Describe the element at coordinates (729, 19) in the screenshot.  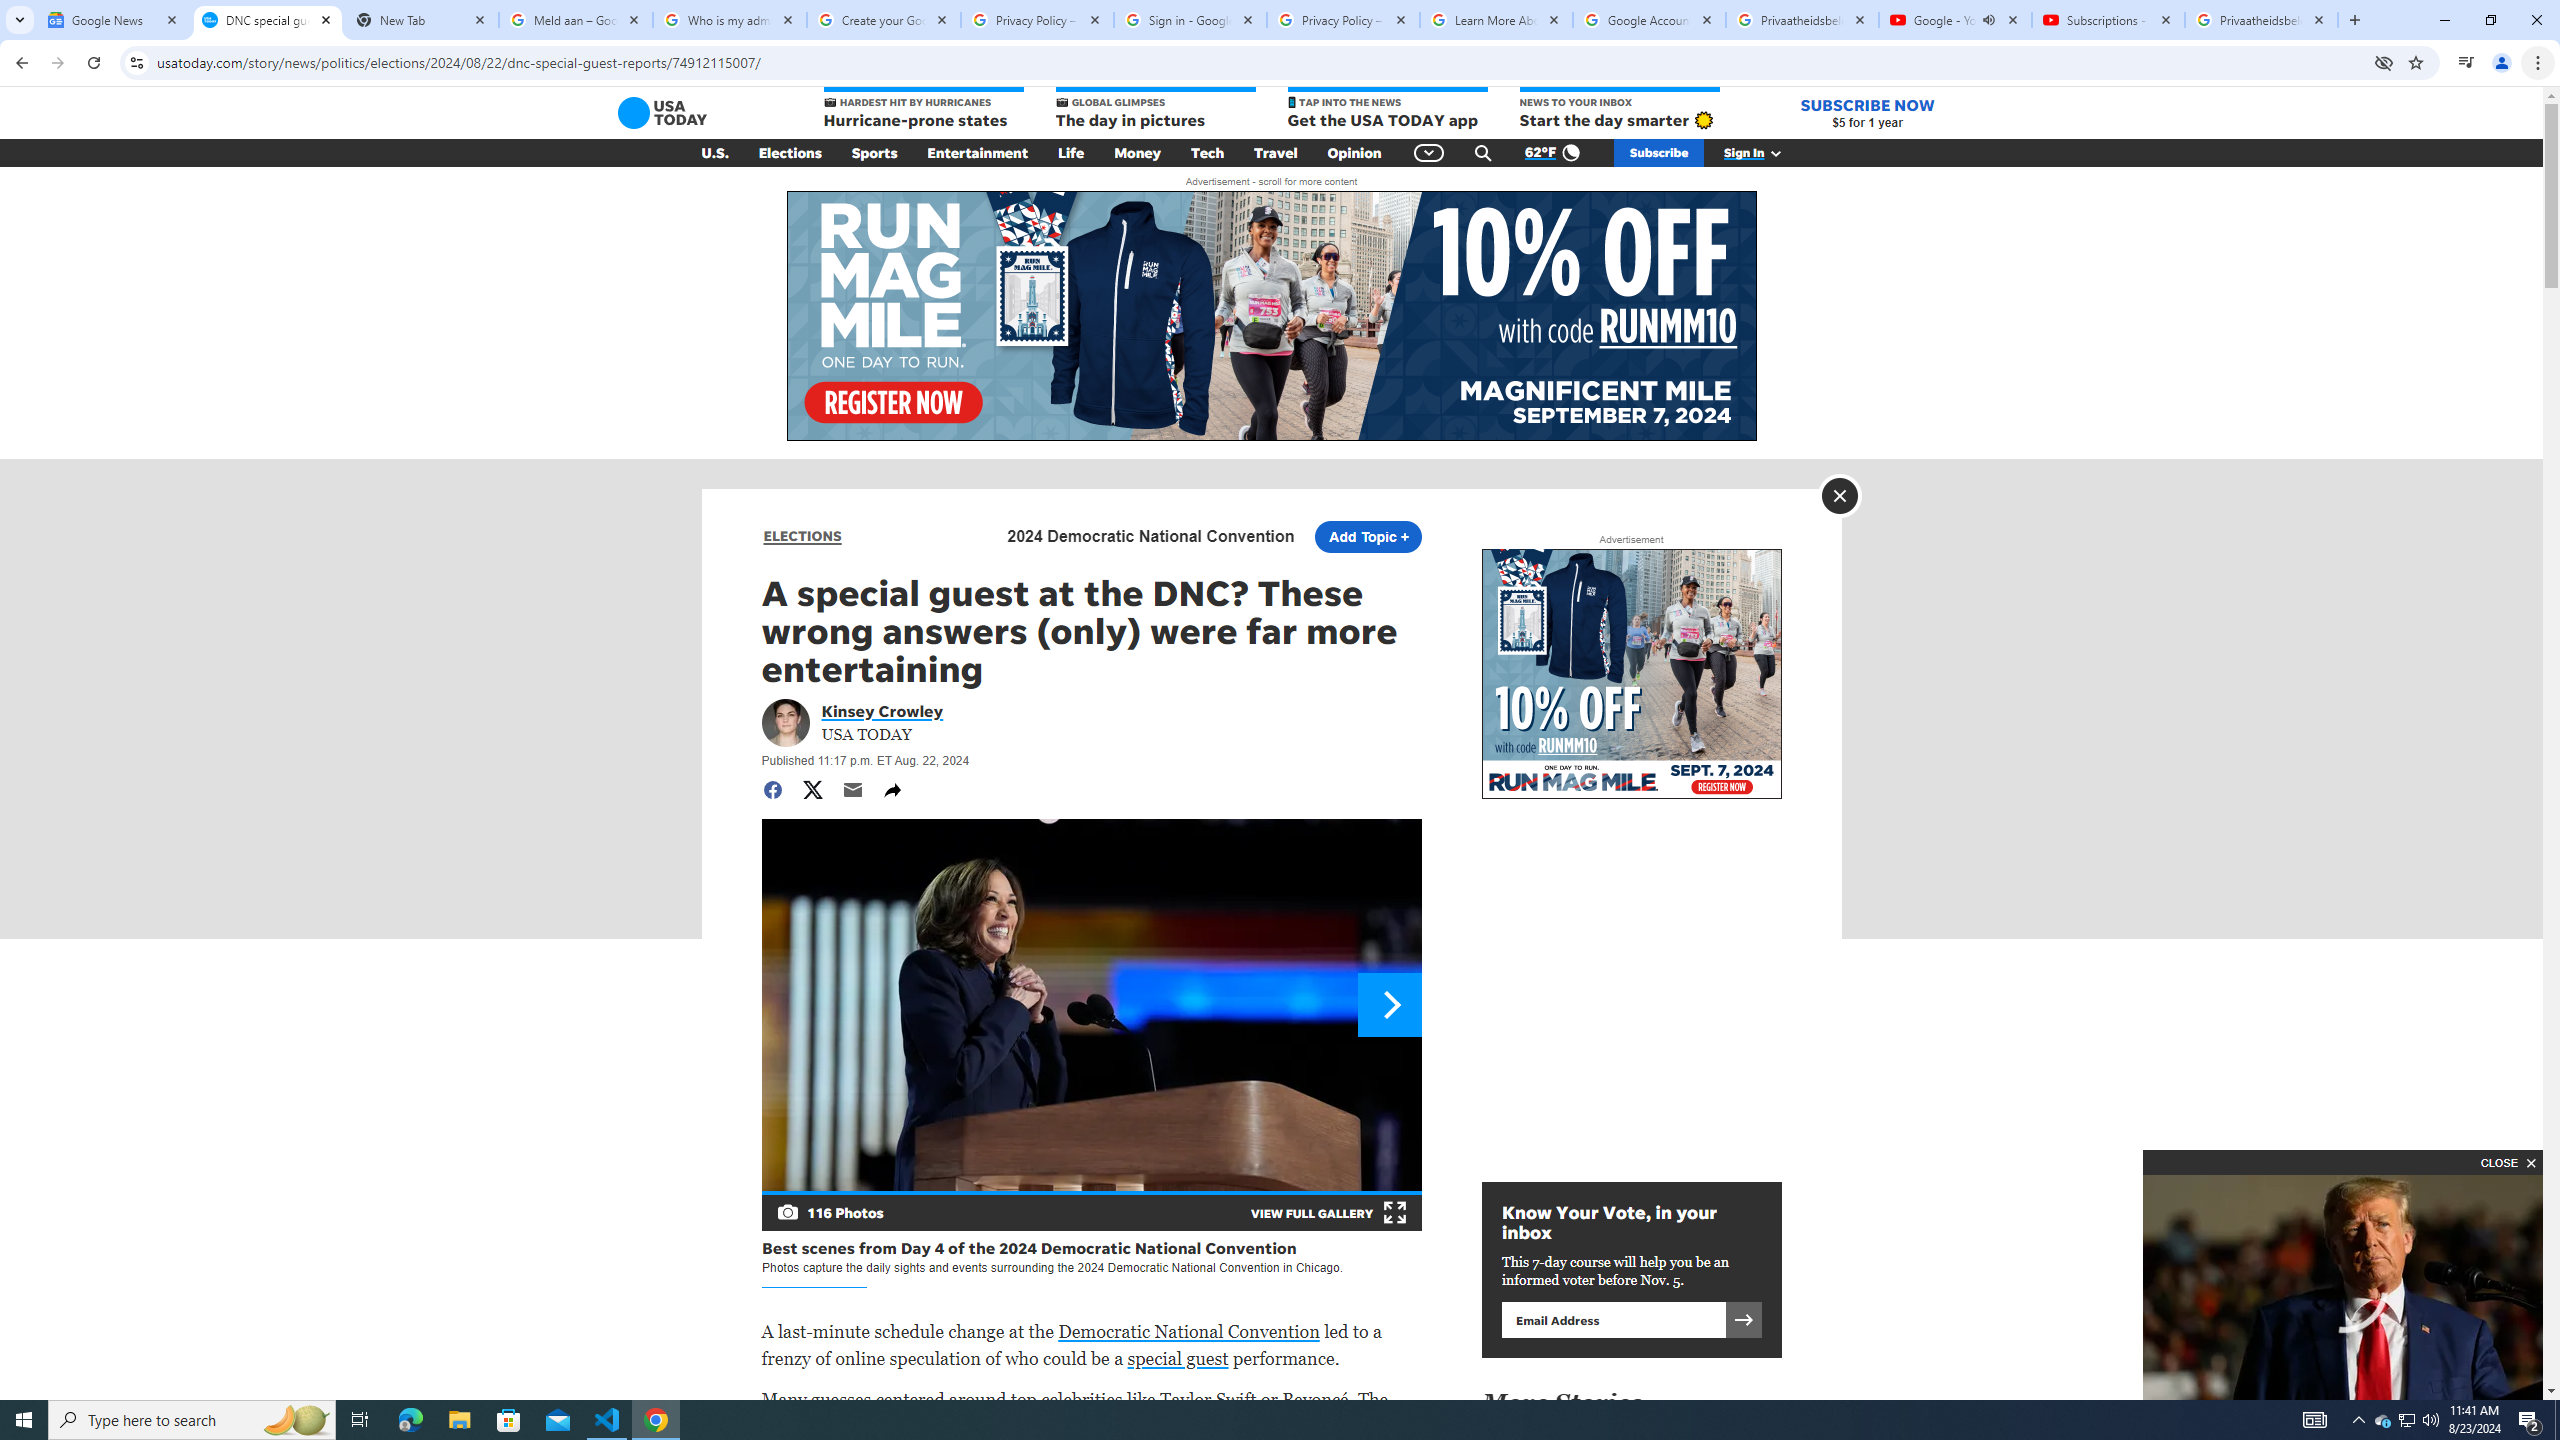
I see `'Who is my administrator? - Google Account Help'` at that location.